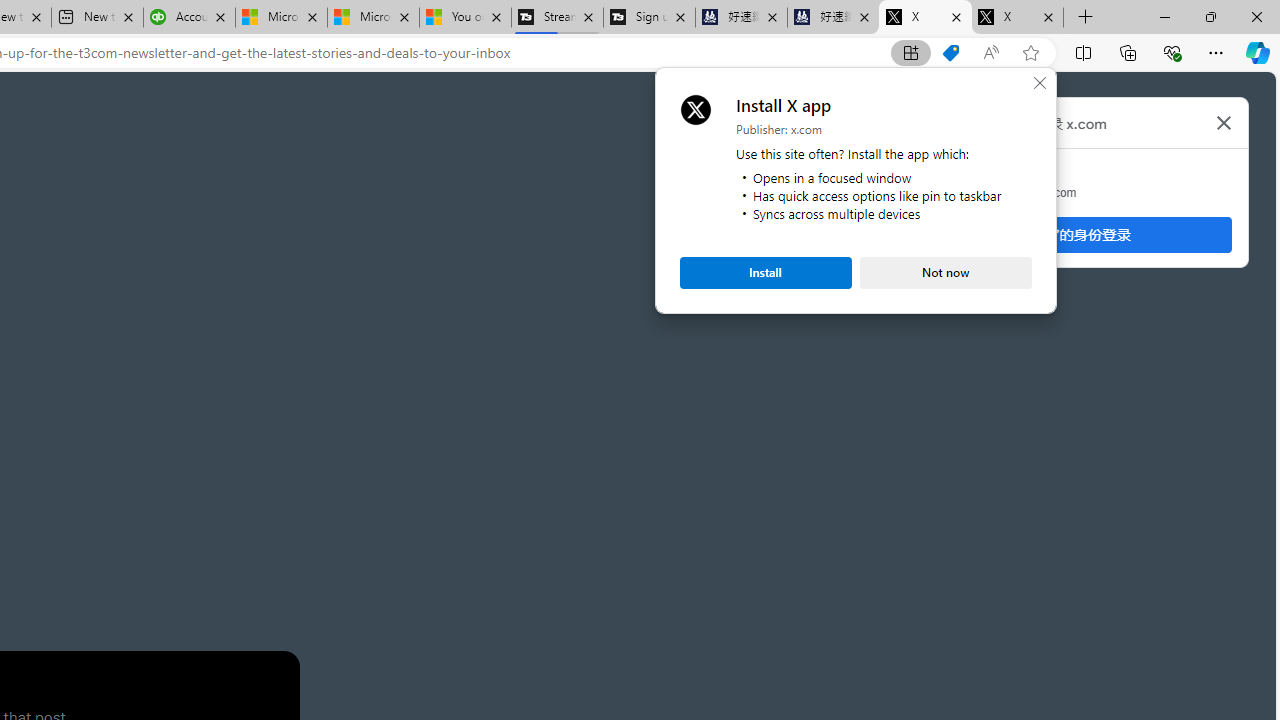 This screenshot has height=720, width=1280. Describe the element at coordinates (1215, 51) in the screenshot. I see `'Settings and more (Alt+F)'` at that location.